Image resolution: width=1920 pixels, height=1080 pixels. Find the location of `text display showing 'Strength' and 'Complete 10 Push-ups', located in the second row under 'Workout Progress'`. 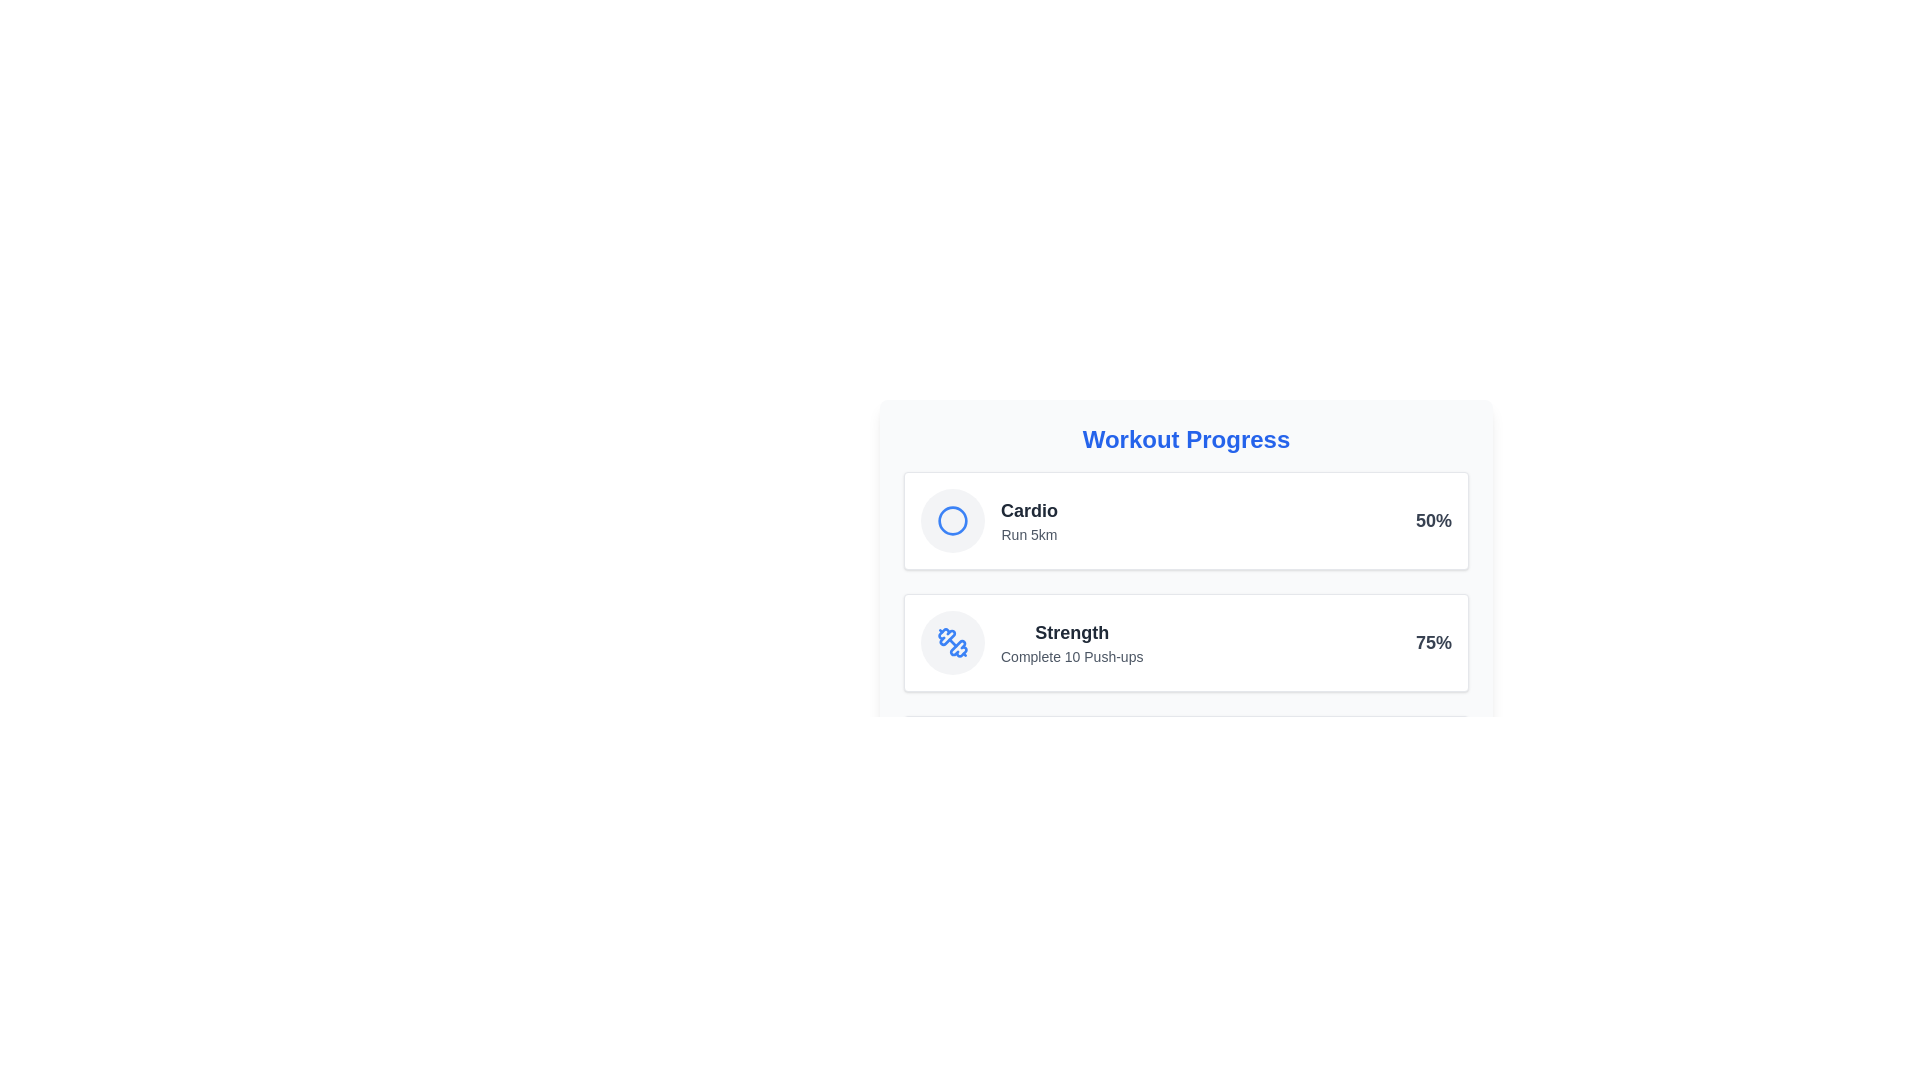

text display showing 'Strength' and 'Complete 10 Push-ups', located in the second row under 'Workout Progress' is located at coordinates (1071, 643).